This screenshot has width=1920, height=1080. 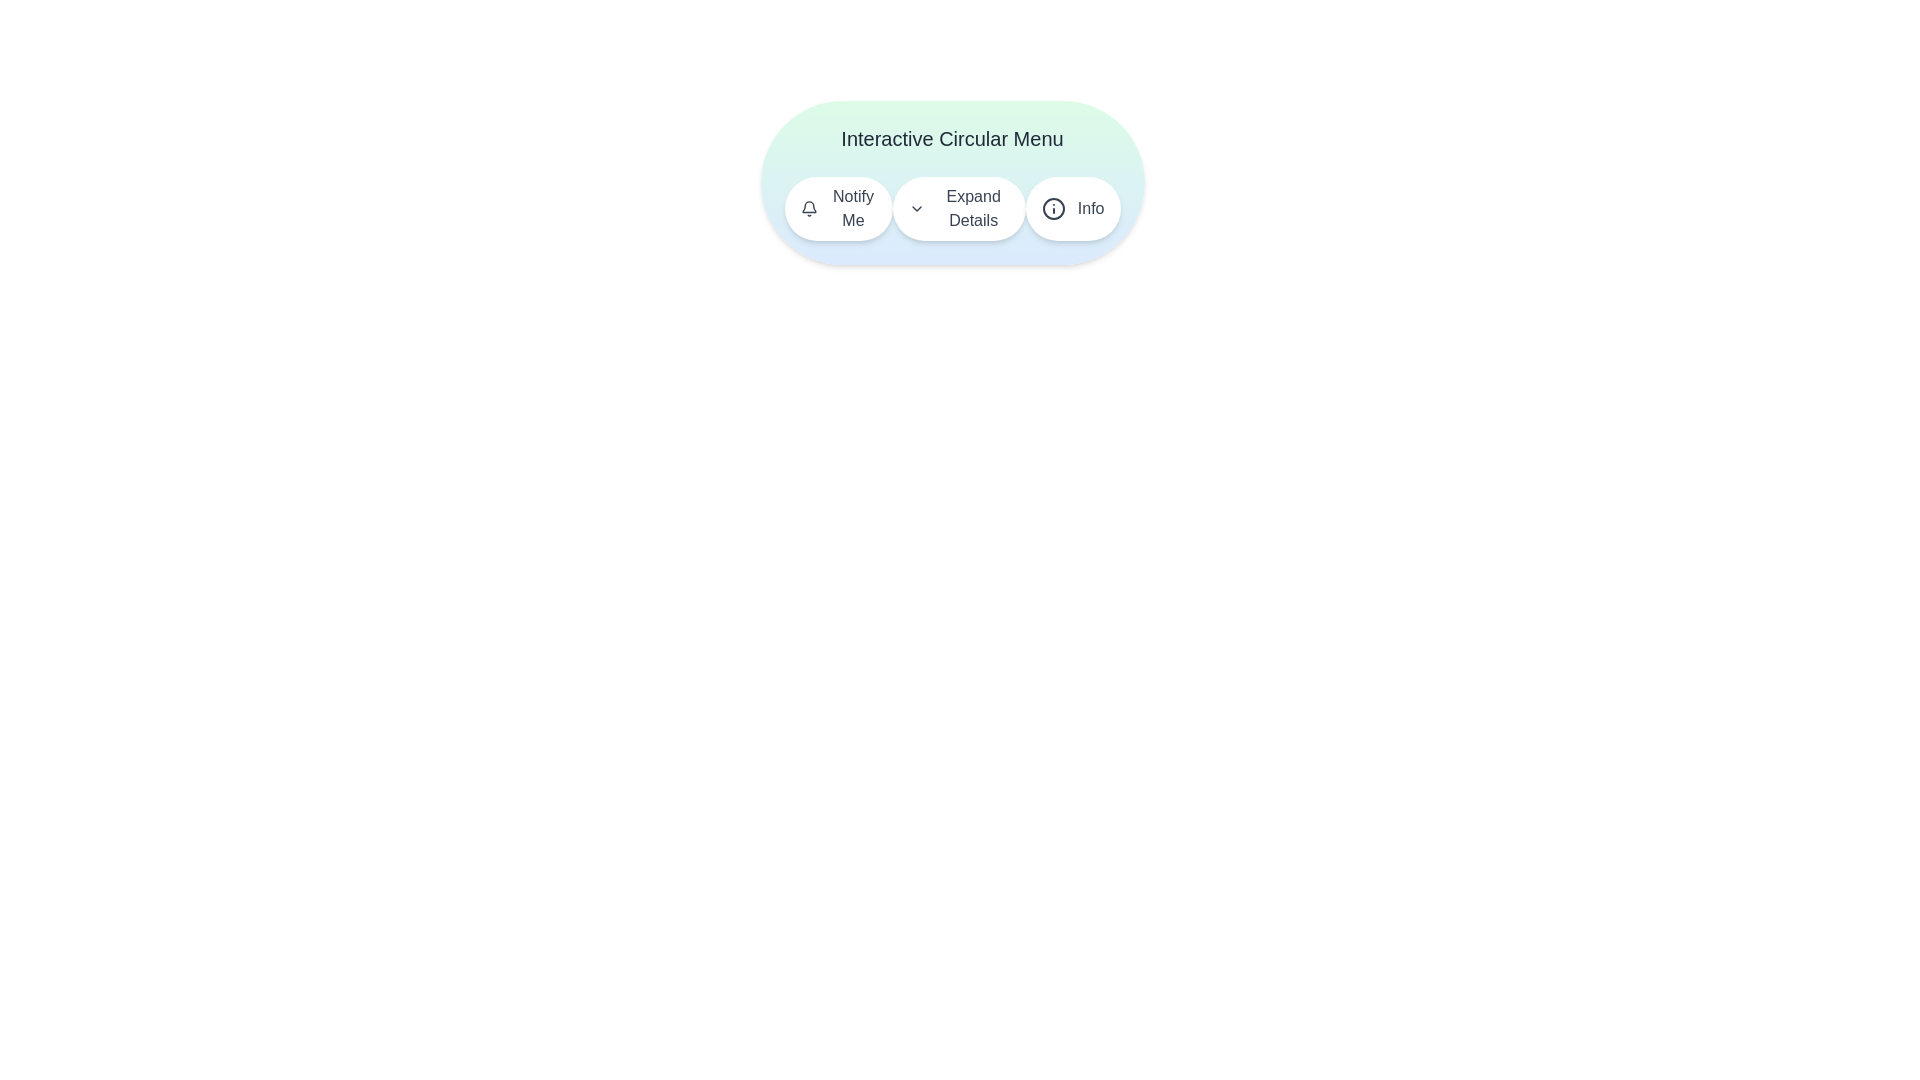 I want to click on the button labeled Info, so click(x=1072, y=208).